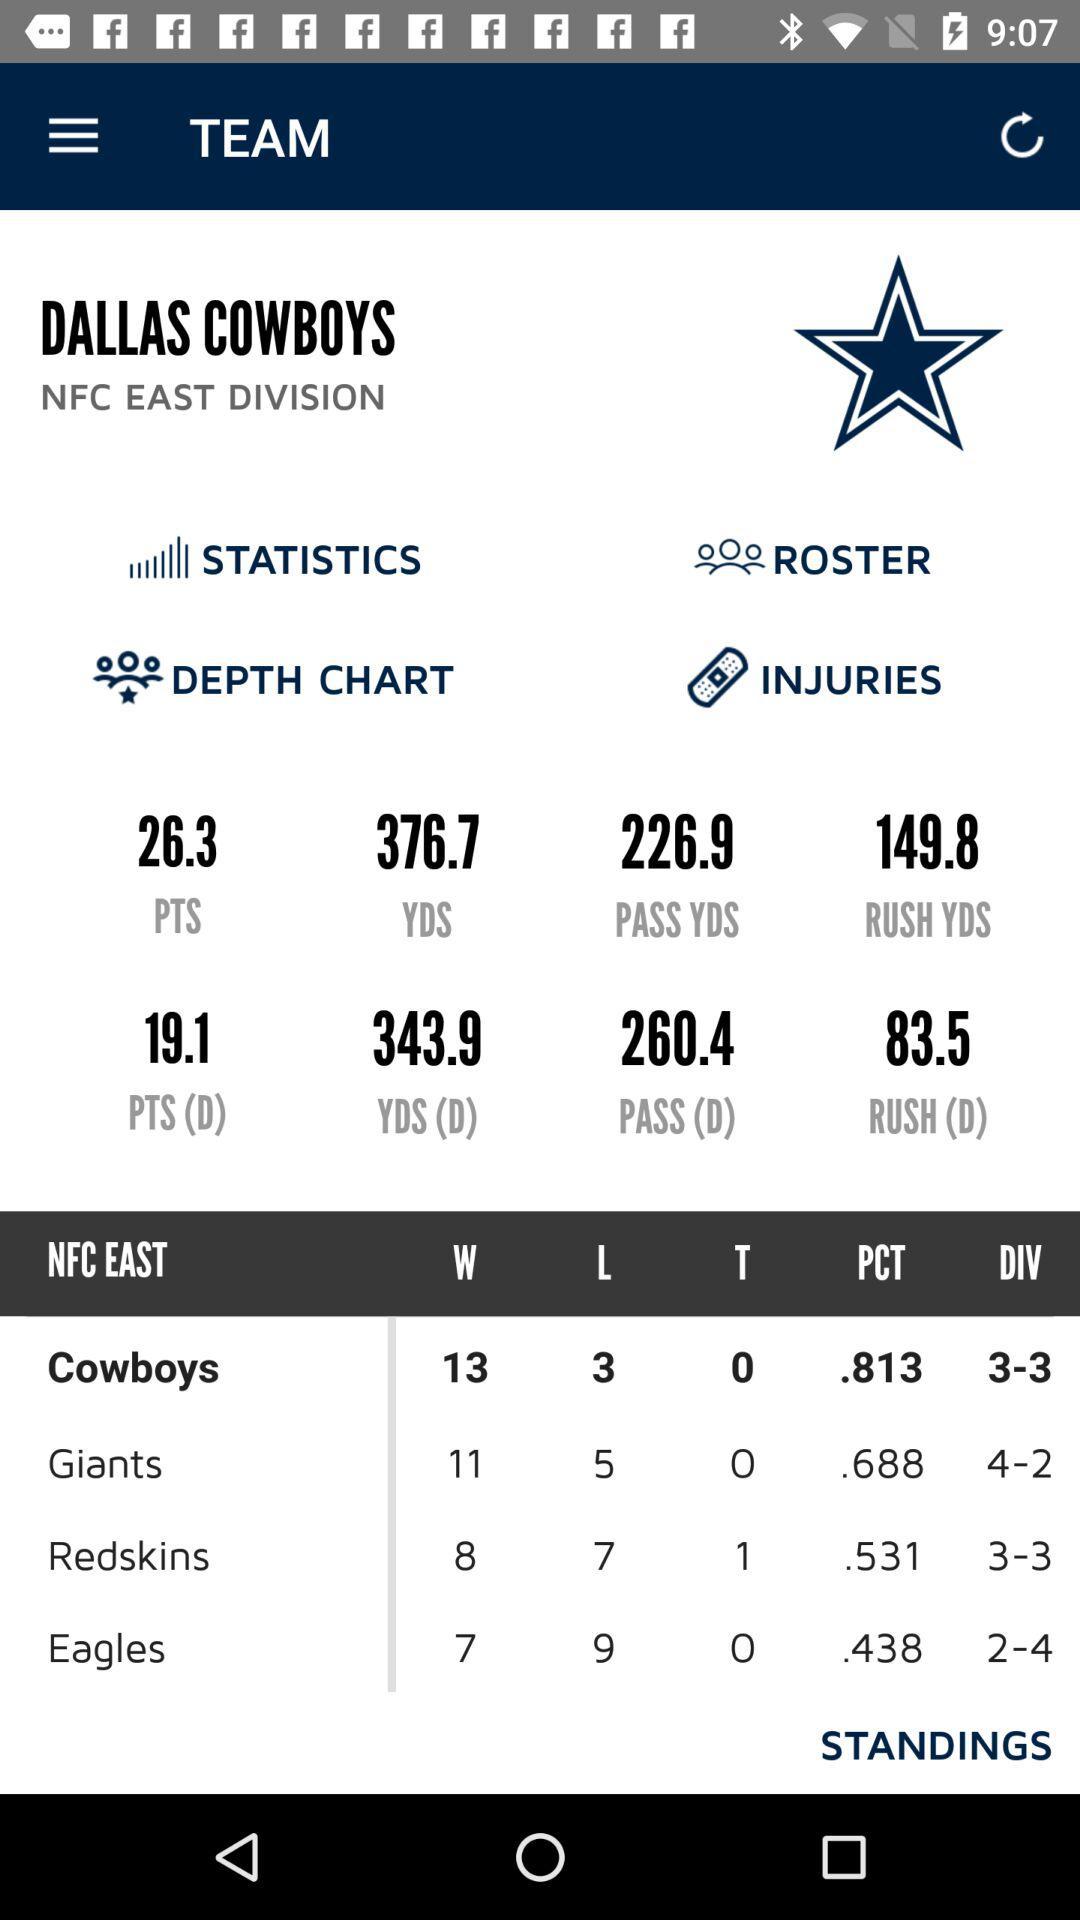 This screenshot has width=1080, height=1920. I want to click on item next to the l, so click(742, 1262).